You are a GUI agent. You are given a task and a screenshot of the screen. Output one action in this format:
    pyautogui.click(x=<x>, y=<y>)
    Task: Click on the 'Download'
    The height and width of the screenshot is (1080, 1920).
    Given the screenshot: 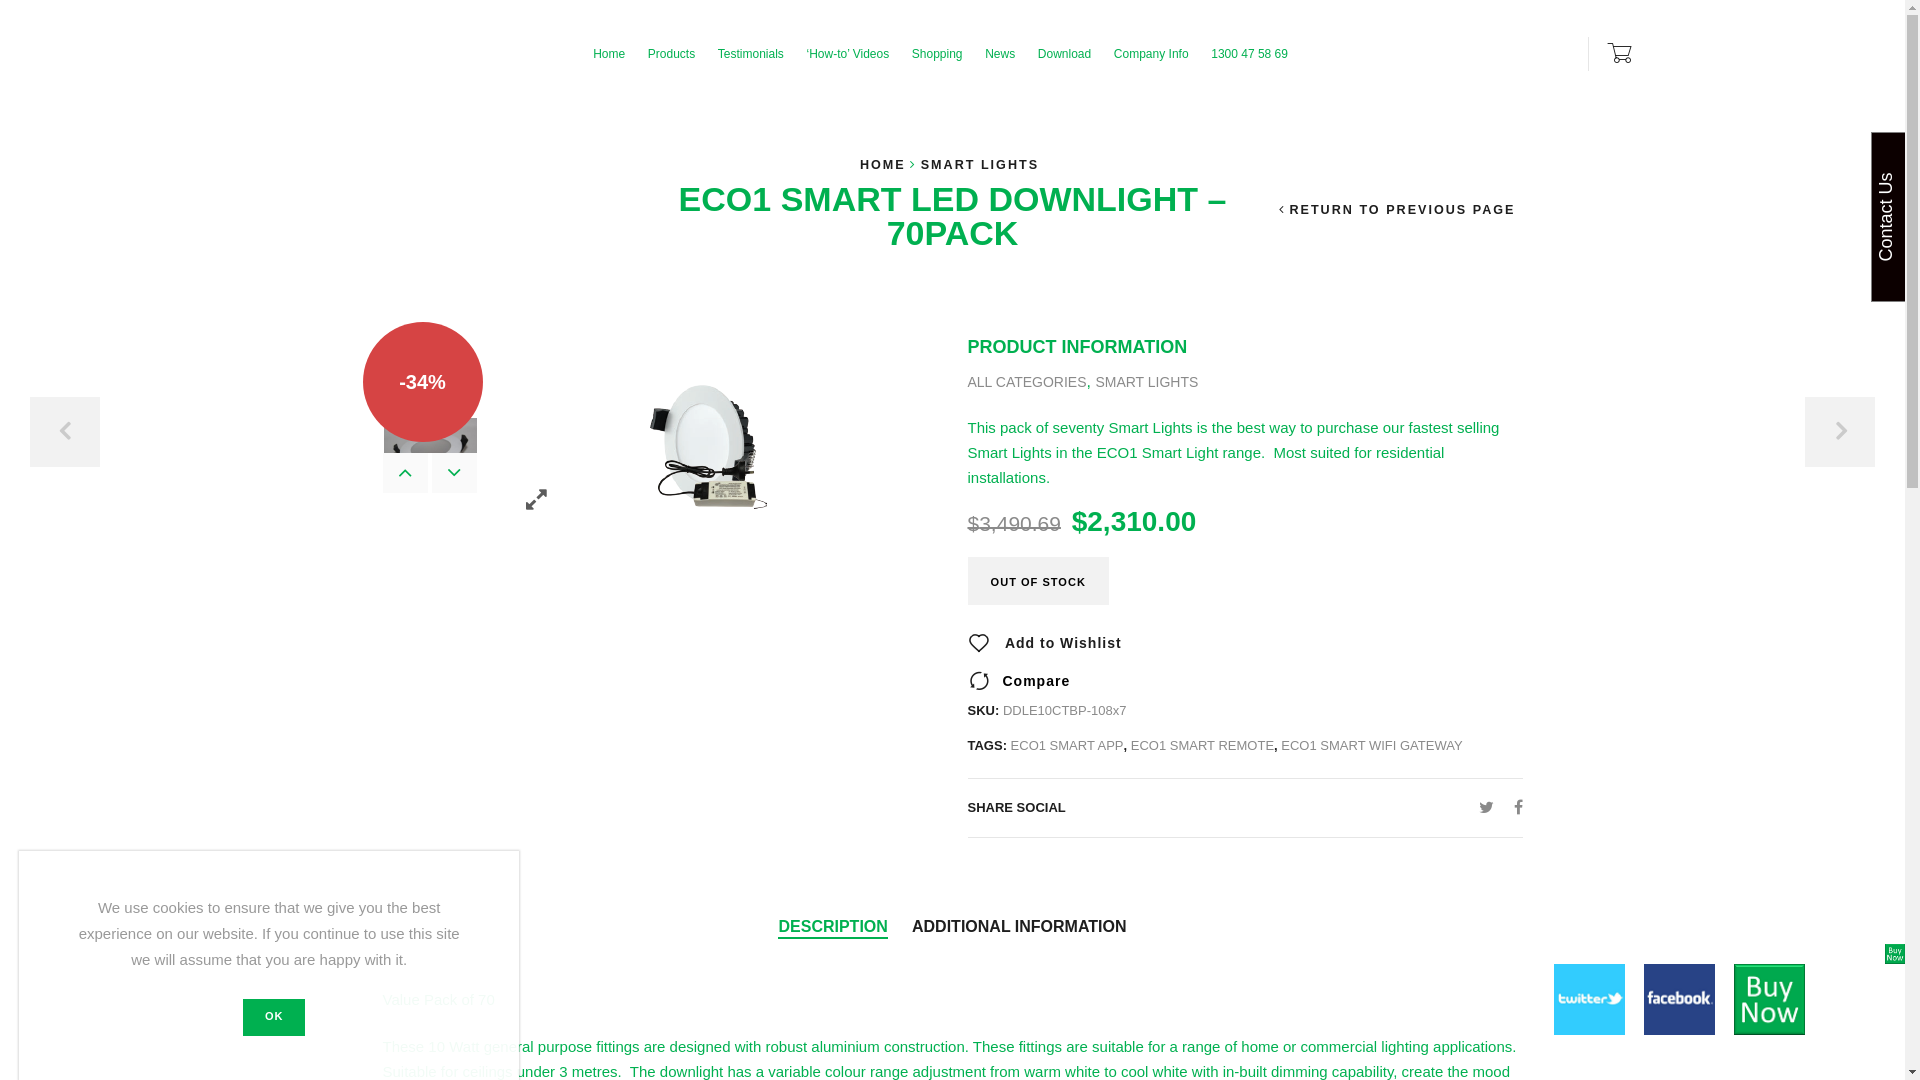 What is the action you would take?
    pyautogui.click(x=1064, y=53)
    